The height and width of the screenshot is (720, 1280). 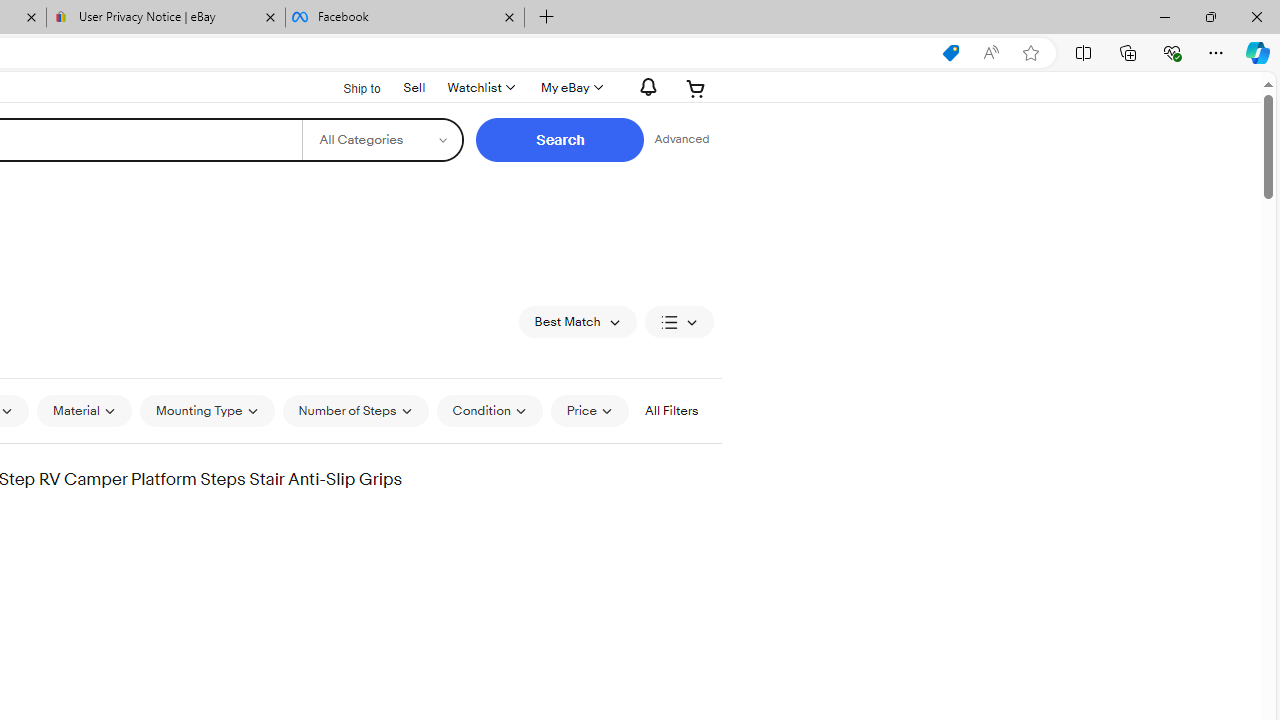 What do you see at coordinates (382, 139) in the screenshot?
I see `'Select a category for search'` at bounding box center [382, 139].